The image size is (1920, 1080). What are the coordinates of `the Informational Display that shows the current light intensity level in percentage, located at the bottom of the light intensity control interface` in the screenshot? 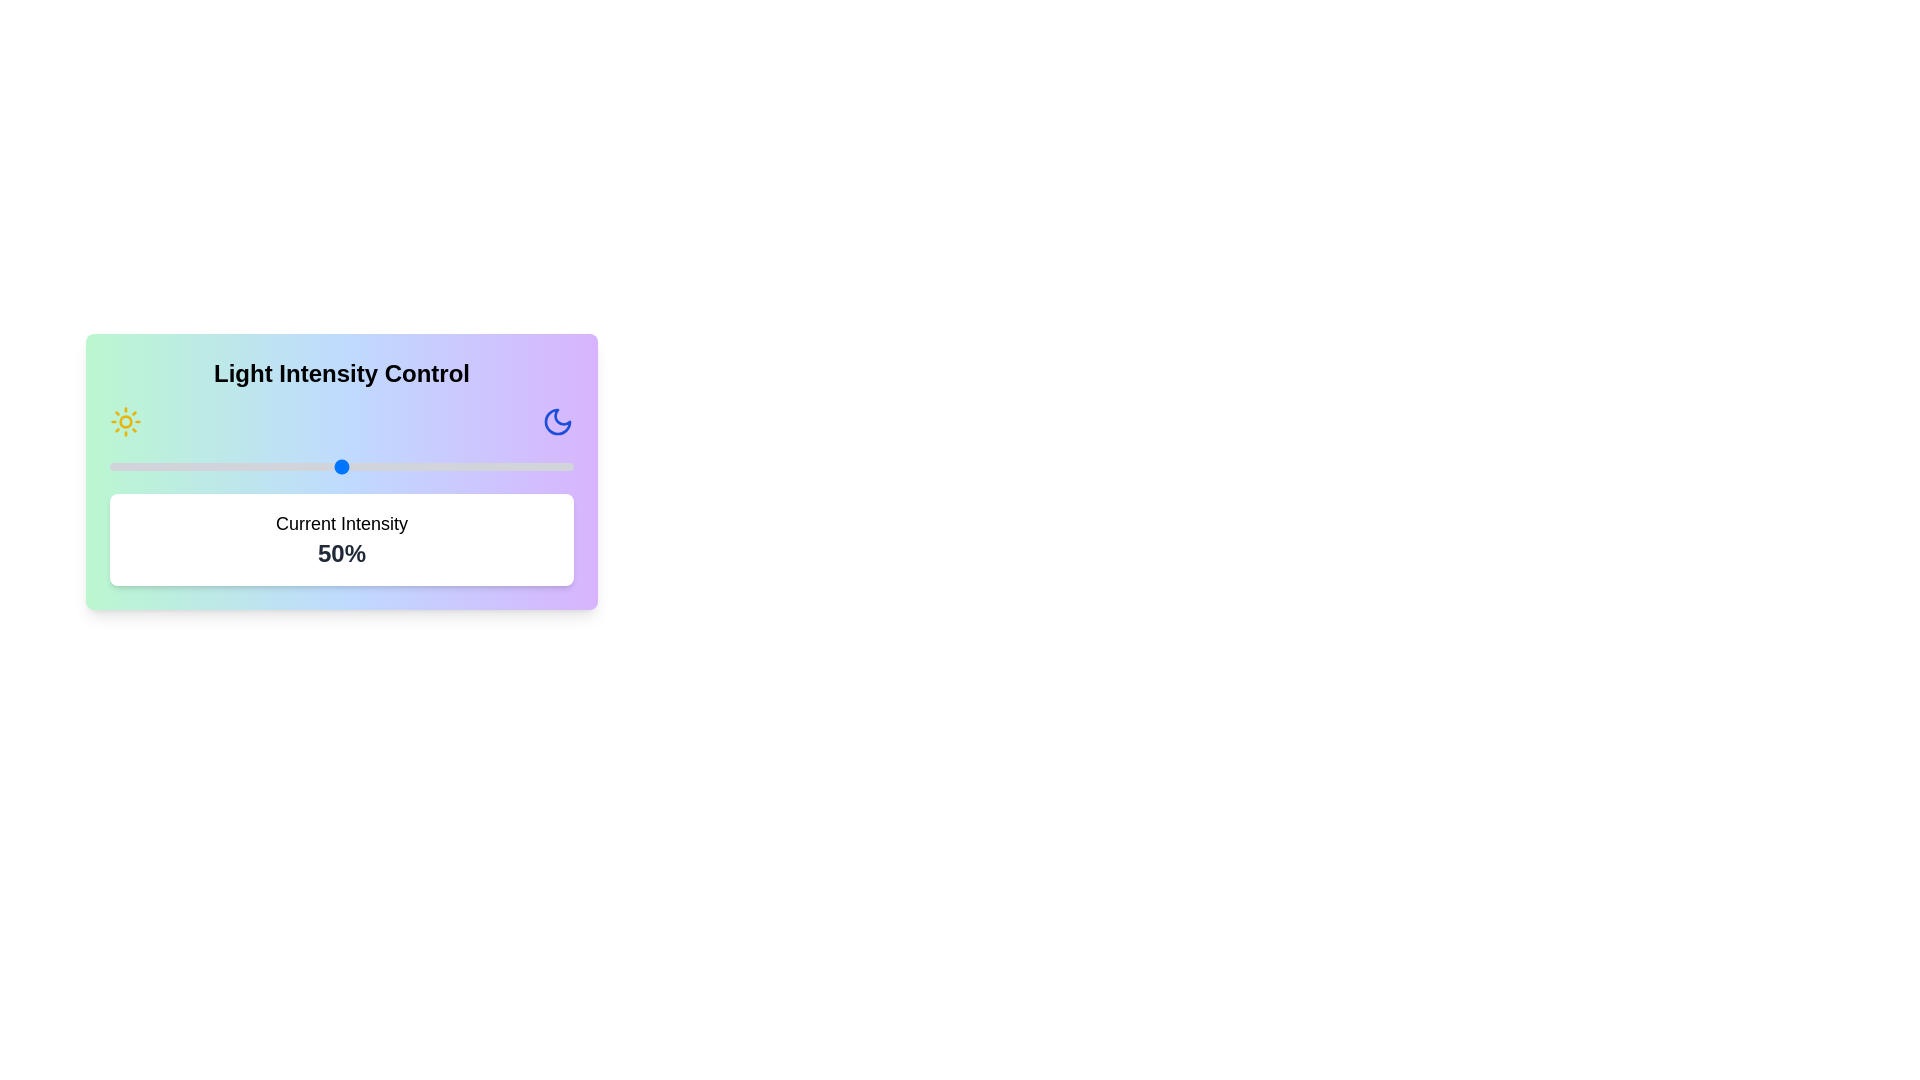 It's located at (341, 540).